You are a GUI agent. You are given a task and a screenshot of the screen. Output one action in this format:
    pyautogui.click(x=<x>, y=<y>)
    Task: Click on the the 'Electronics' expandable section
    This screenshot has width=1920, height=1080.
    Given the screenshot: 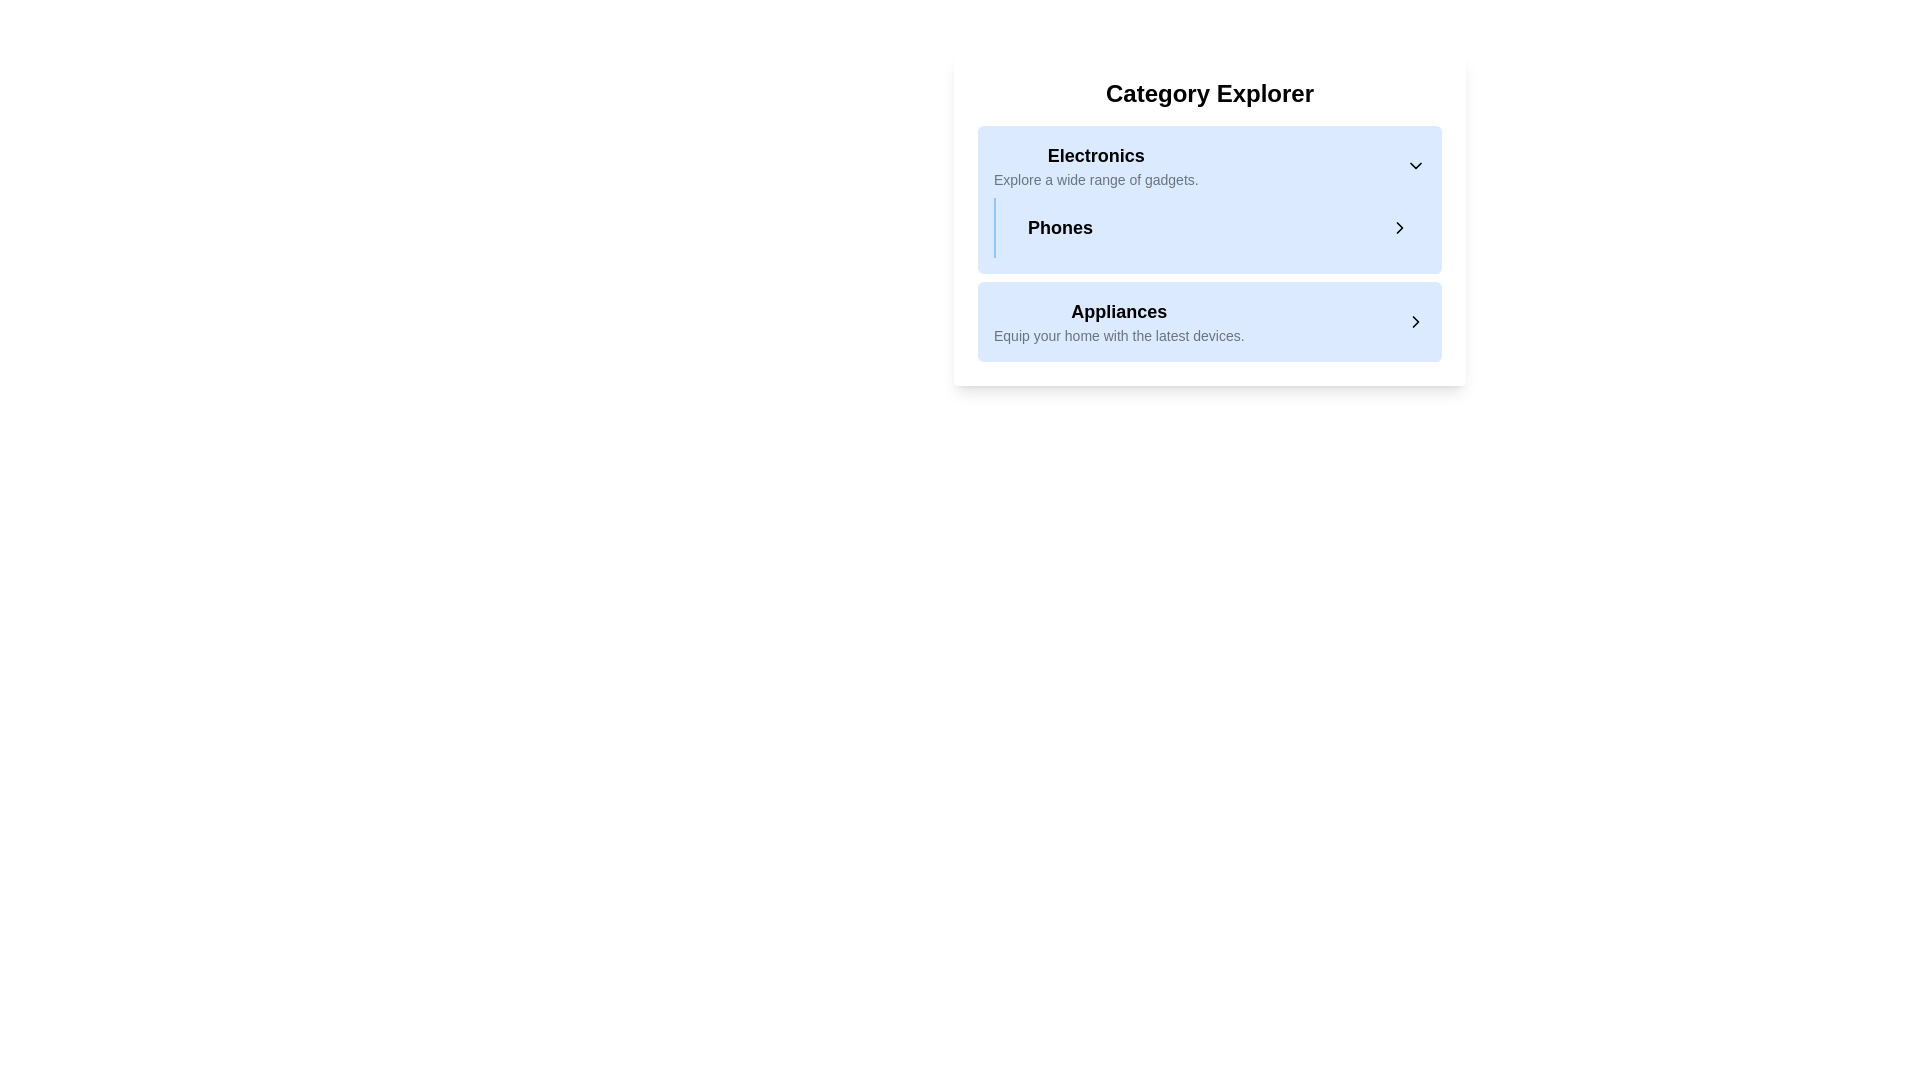 What is the action you would take?
    pyautogui.click(x=1208, y=242)
    